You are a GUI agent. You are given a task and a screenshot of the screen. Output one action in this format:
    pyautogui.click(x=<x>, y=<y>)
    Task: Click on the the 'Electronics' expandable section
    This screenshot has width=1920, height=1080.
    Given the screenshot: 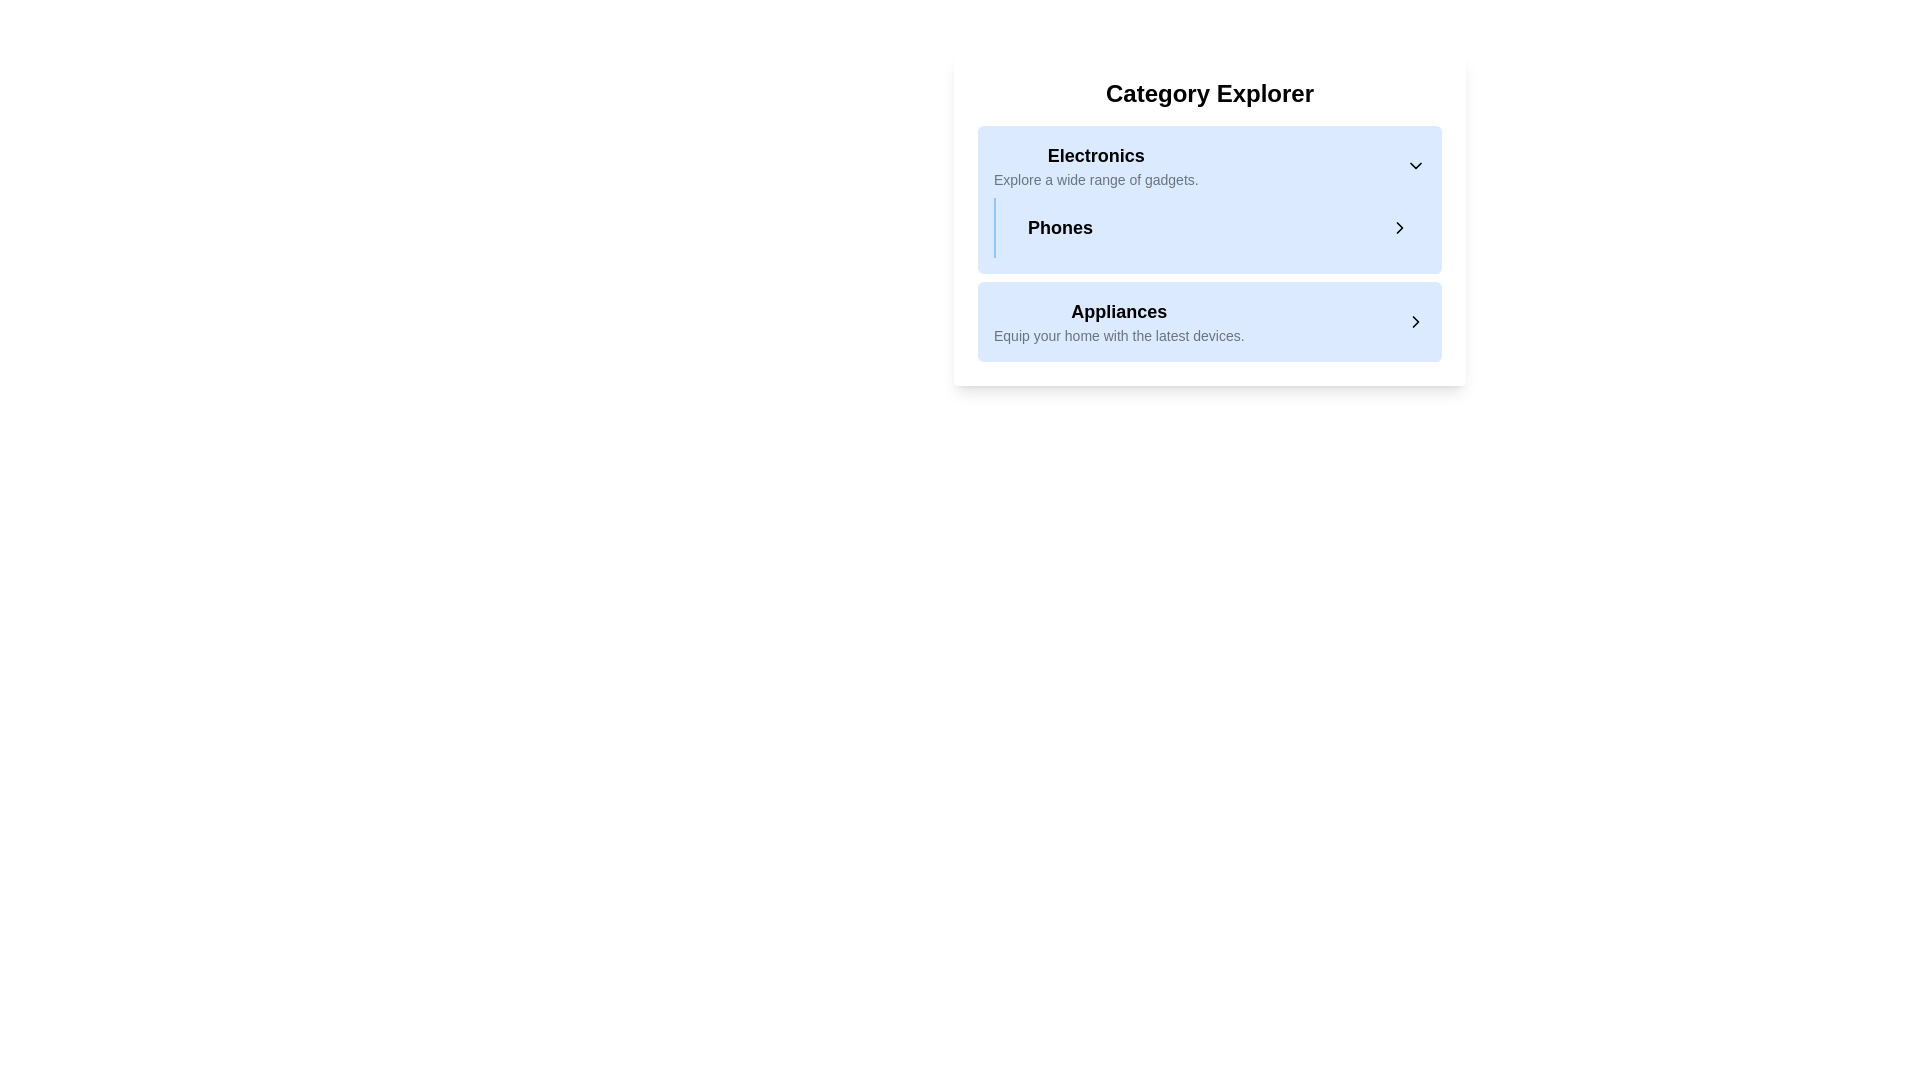 What is the action you would take?
    pyautogui.click(x=1208, y=242)
    